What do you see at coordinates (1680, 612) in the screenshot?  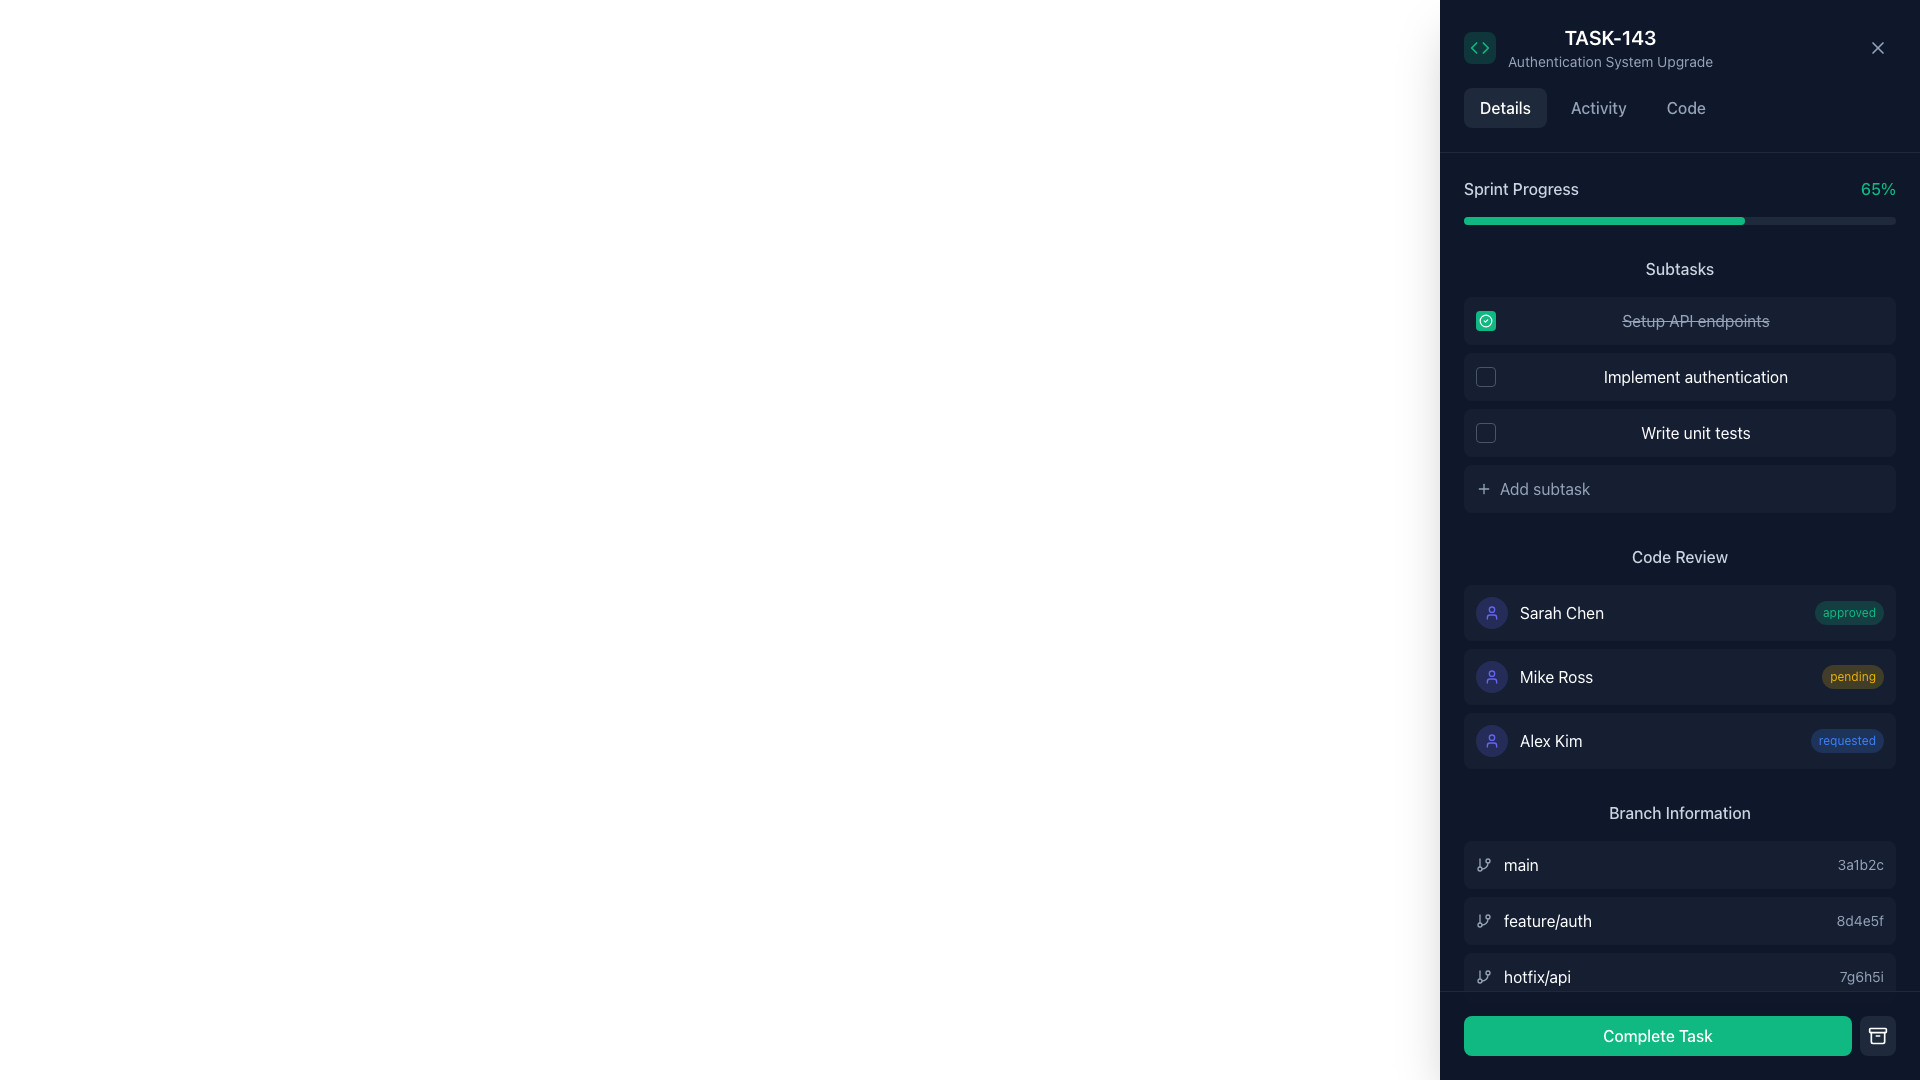 I see `the first card in the 'Code Review' section, which has a dark slate blue background and contains the user name 'Sarah Chen'` at bounding box center [1680, 612].